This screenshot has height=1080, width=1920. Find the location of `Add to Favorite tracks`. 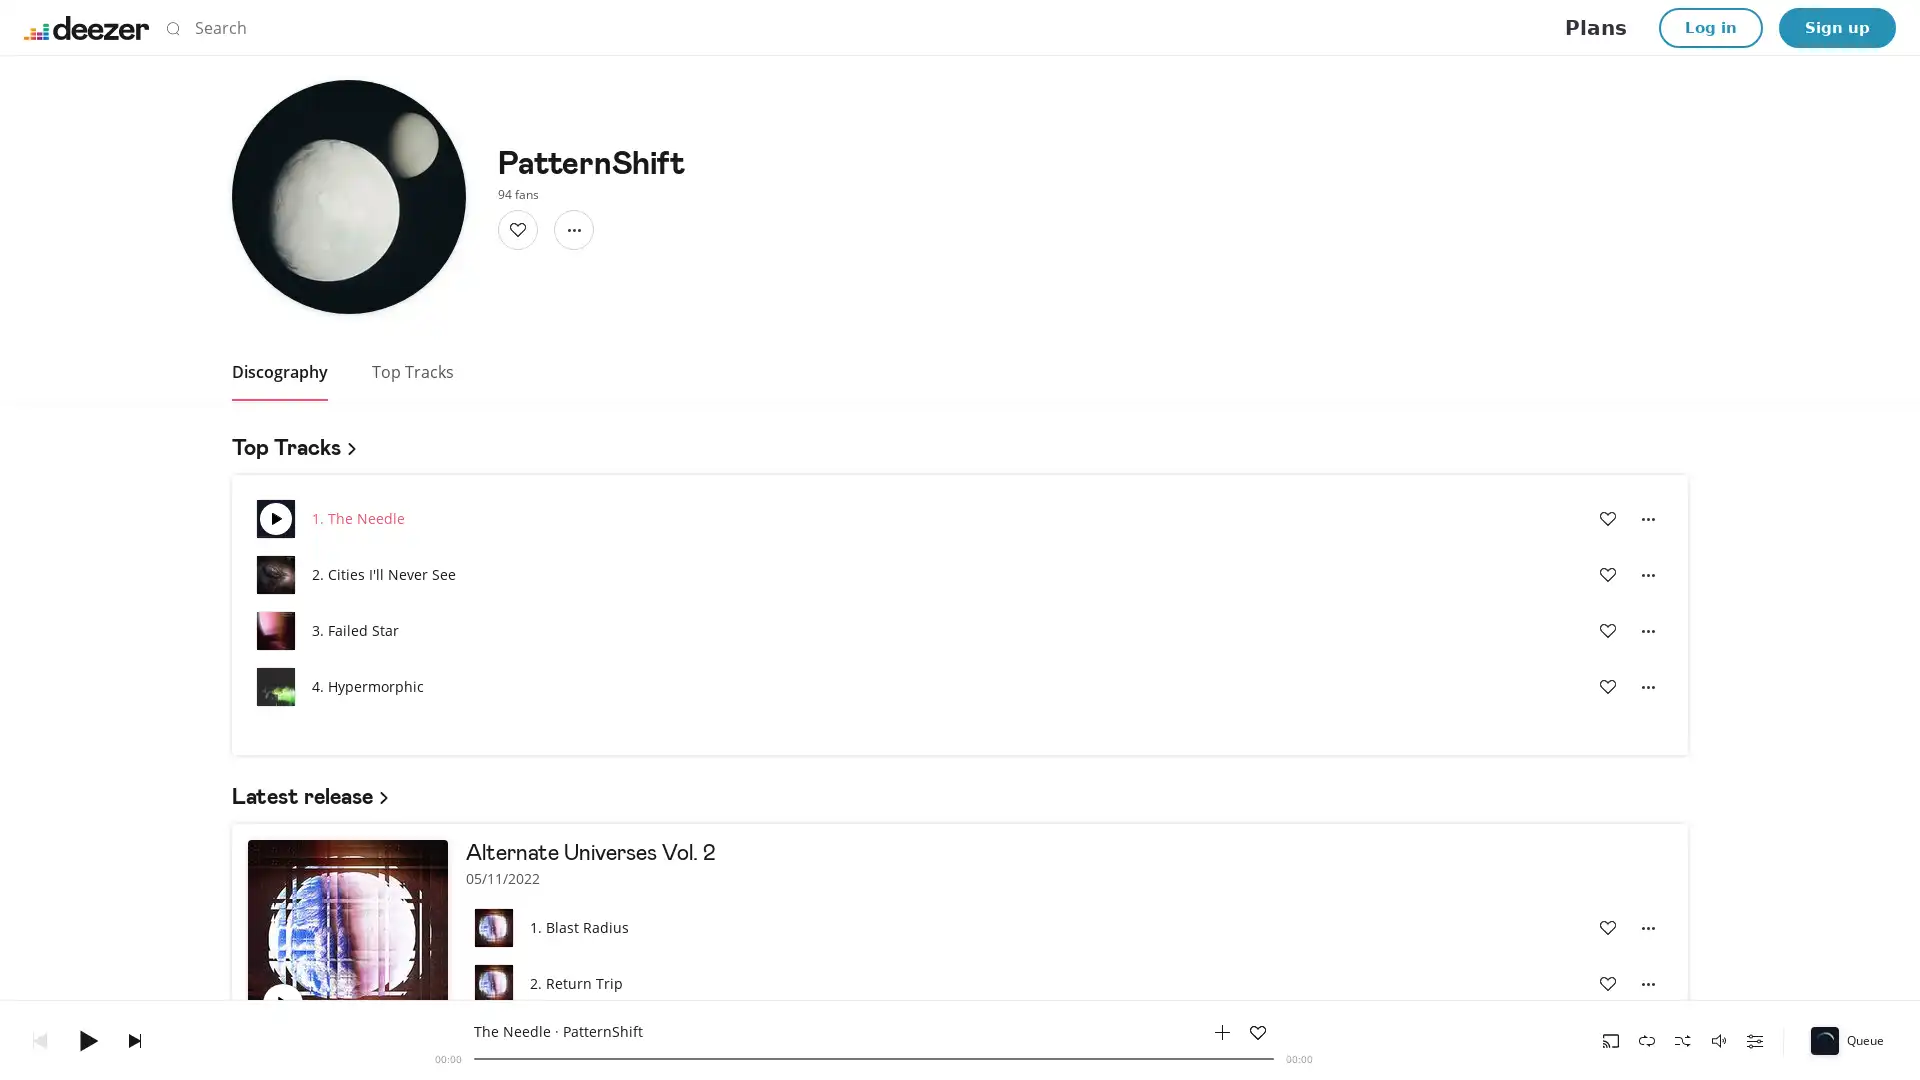

Add to Favorite tracks is located at coordinates (335, 1003).